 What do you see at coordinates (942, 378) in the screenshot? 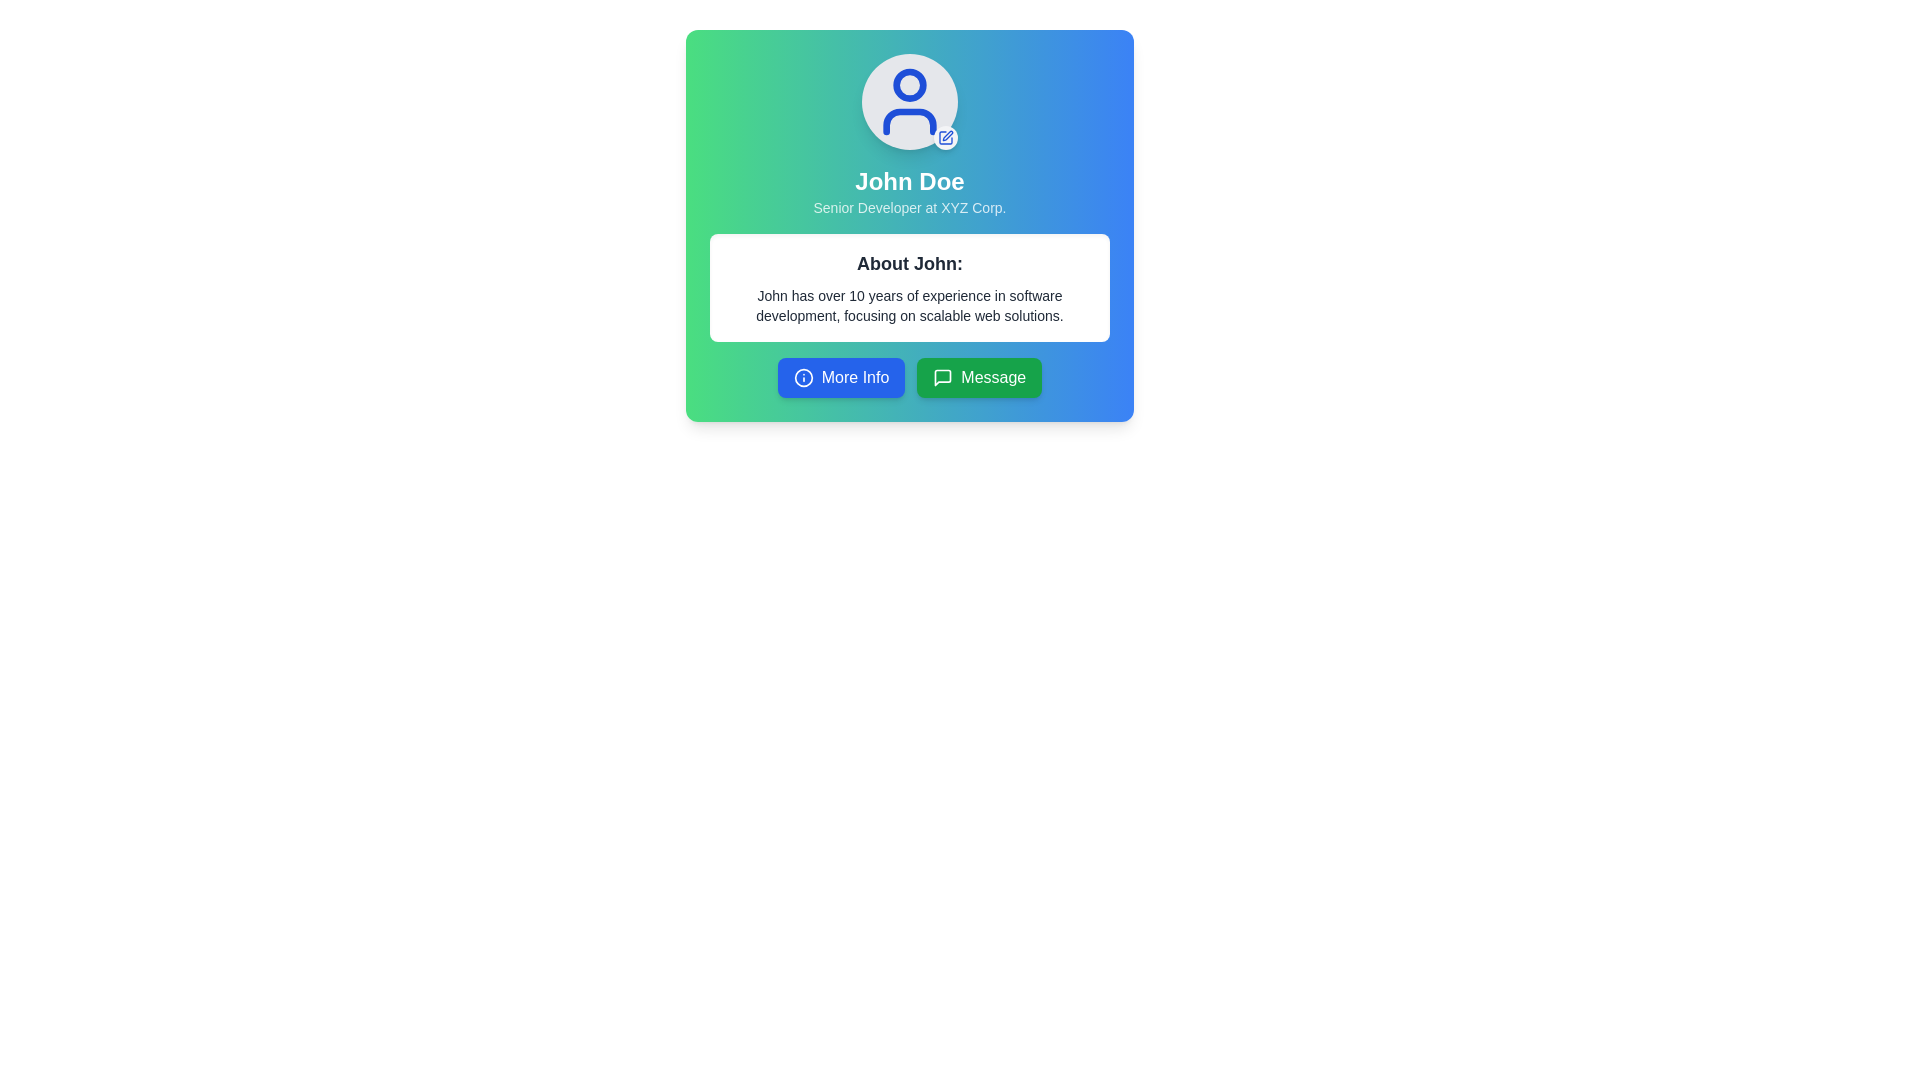
I see `the 'Message' icon located to the left of the button's text at the bottom right of the card, which serves as a visual indicator for the 'Message' functionality` at bounding box center [942, 378].